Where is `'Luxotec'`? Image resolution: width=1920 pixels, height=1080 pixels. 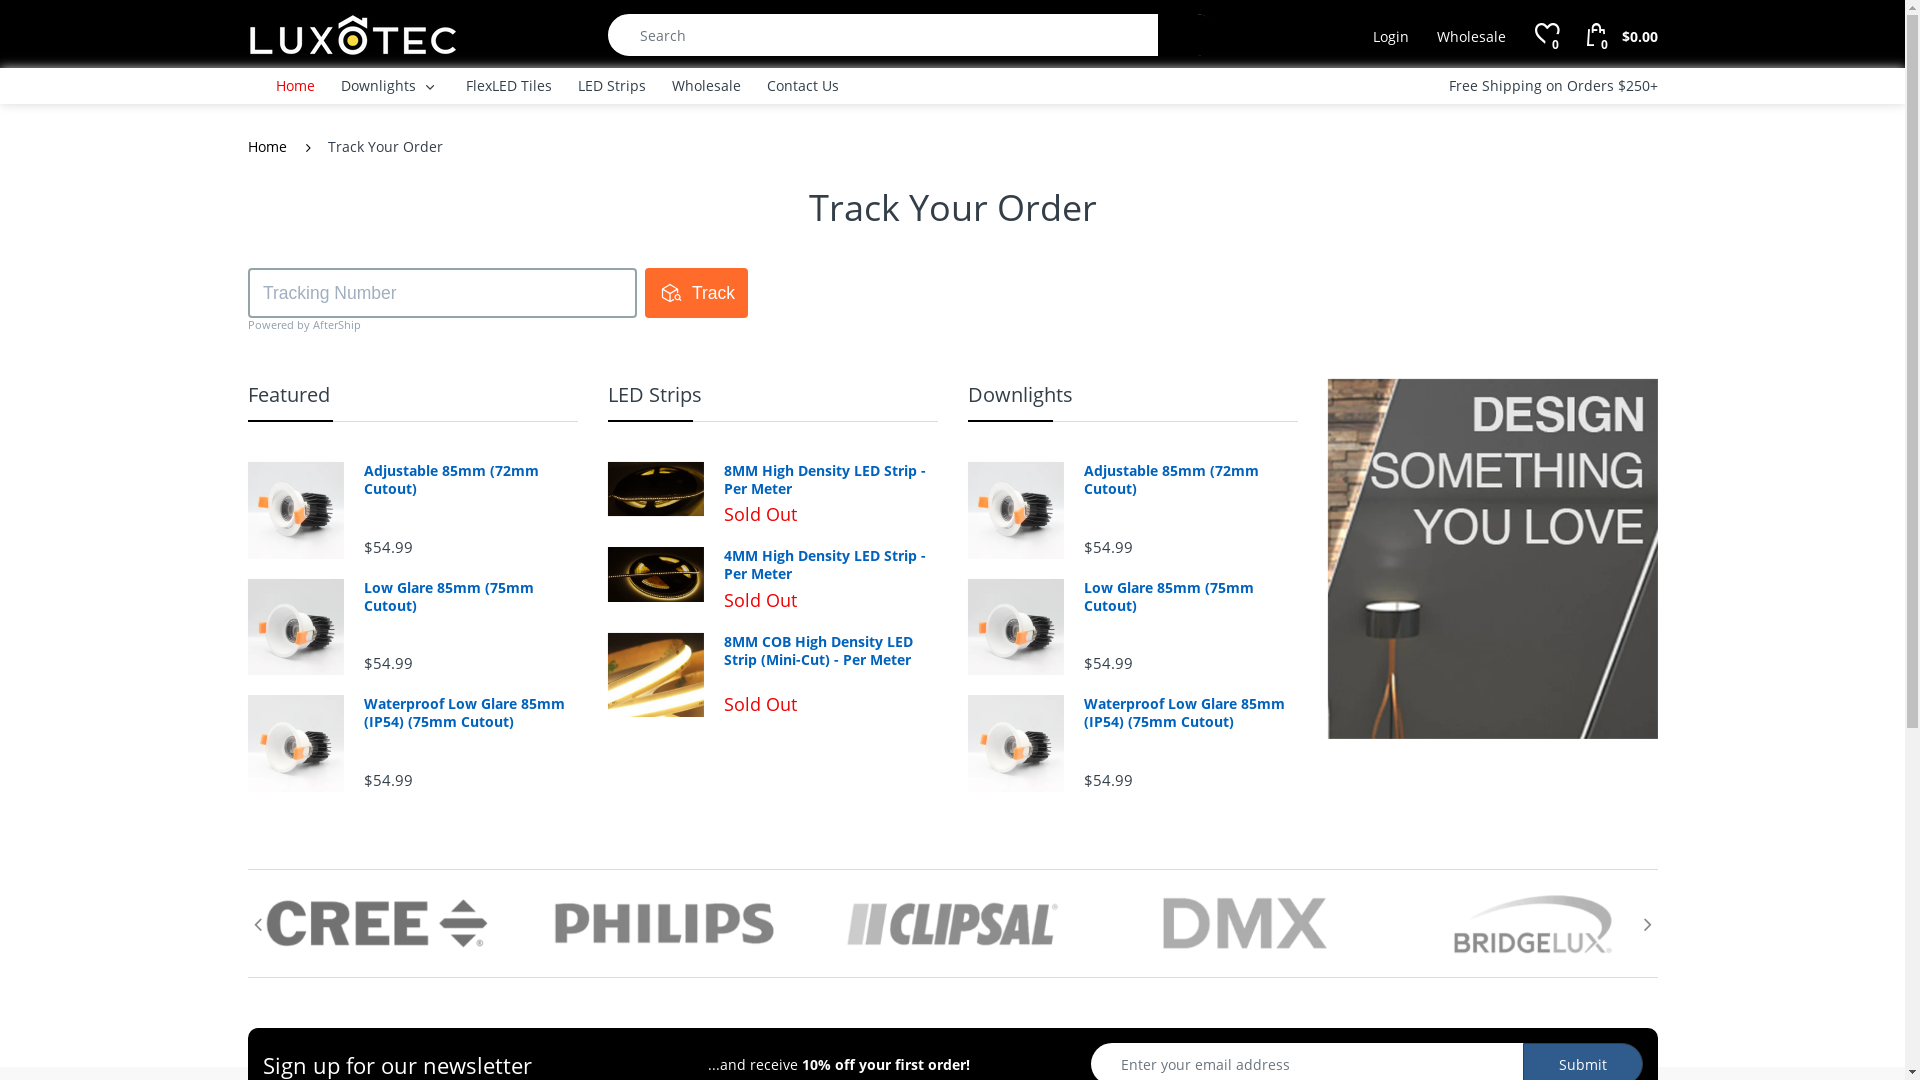 'Luxotec' is located at coordinates (353, 33).